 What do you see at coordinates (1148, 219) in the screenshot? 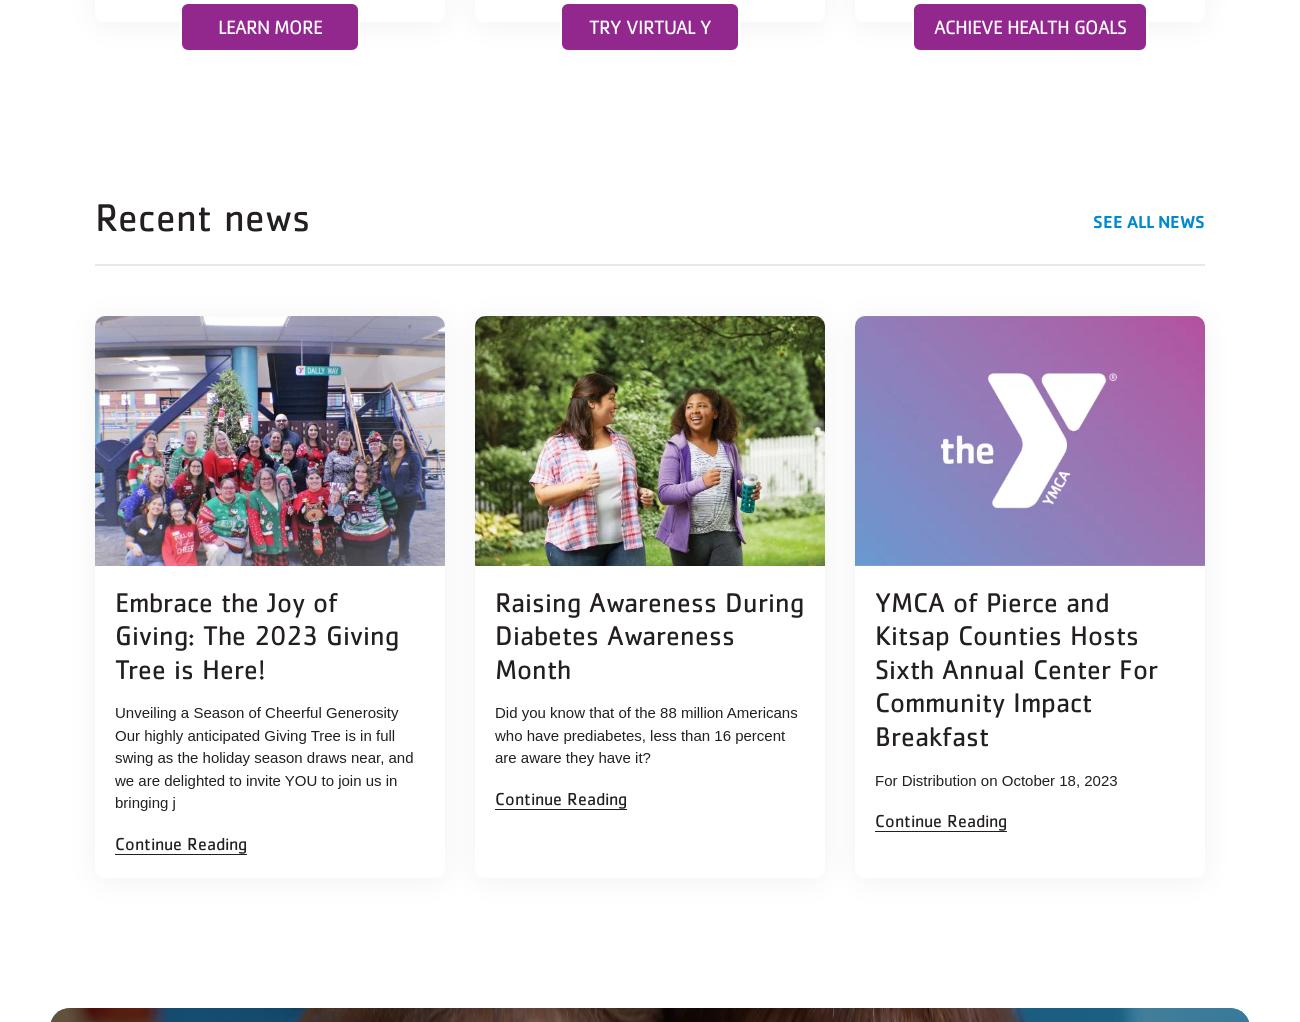
I see `'See all news'` at bounding box center [1148, 219].